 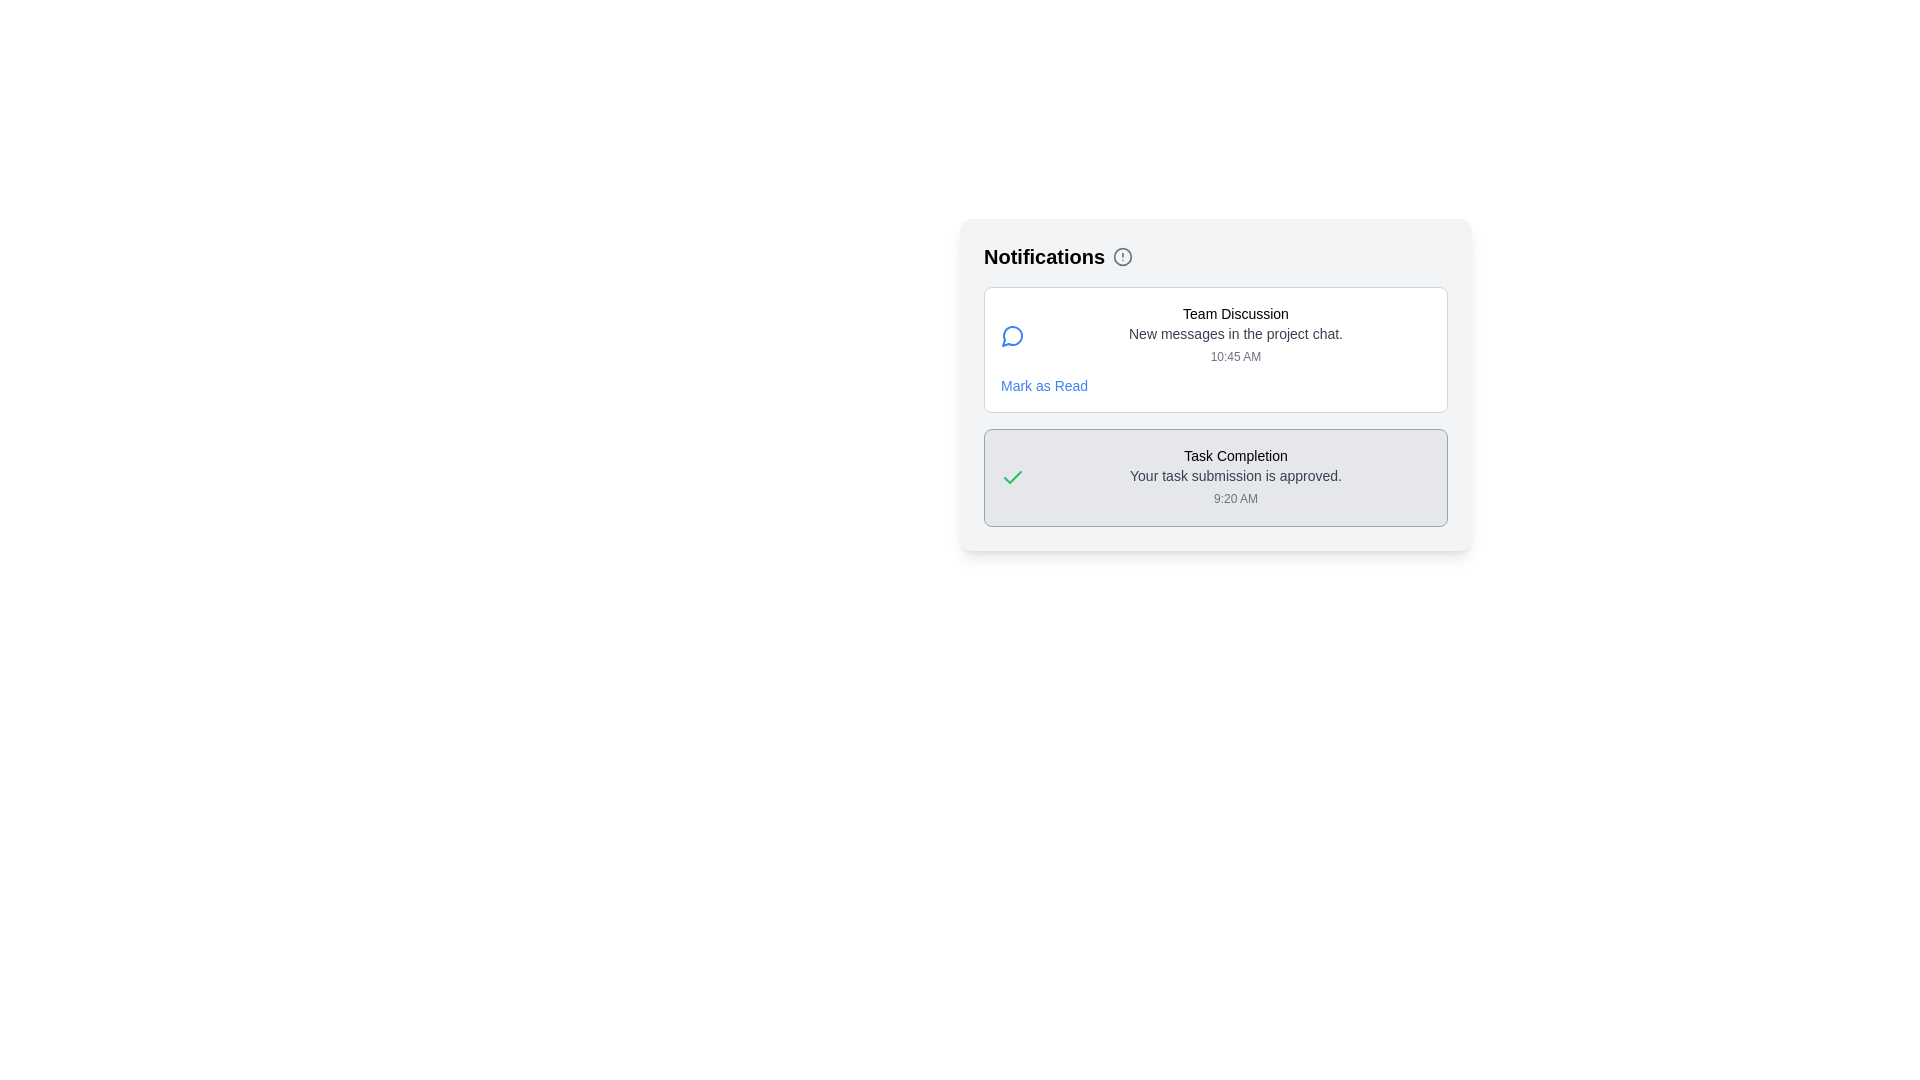 What do you see at coordinates (1235, 475) in the screenshot?
I see `the text label confirming task submission approval, located in the Notifications panel below the title 'Task Completion' and above the timestamp '9:20 AM'` at bounding box center [1235, 475].